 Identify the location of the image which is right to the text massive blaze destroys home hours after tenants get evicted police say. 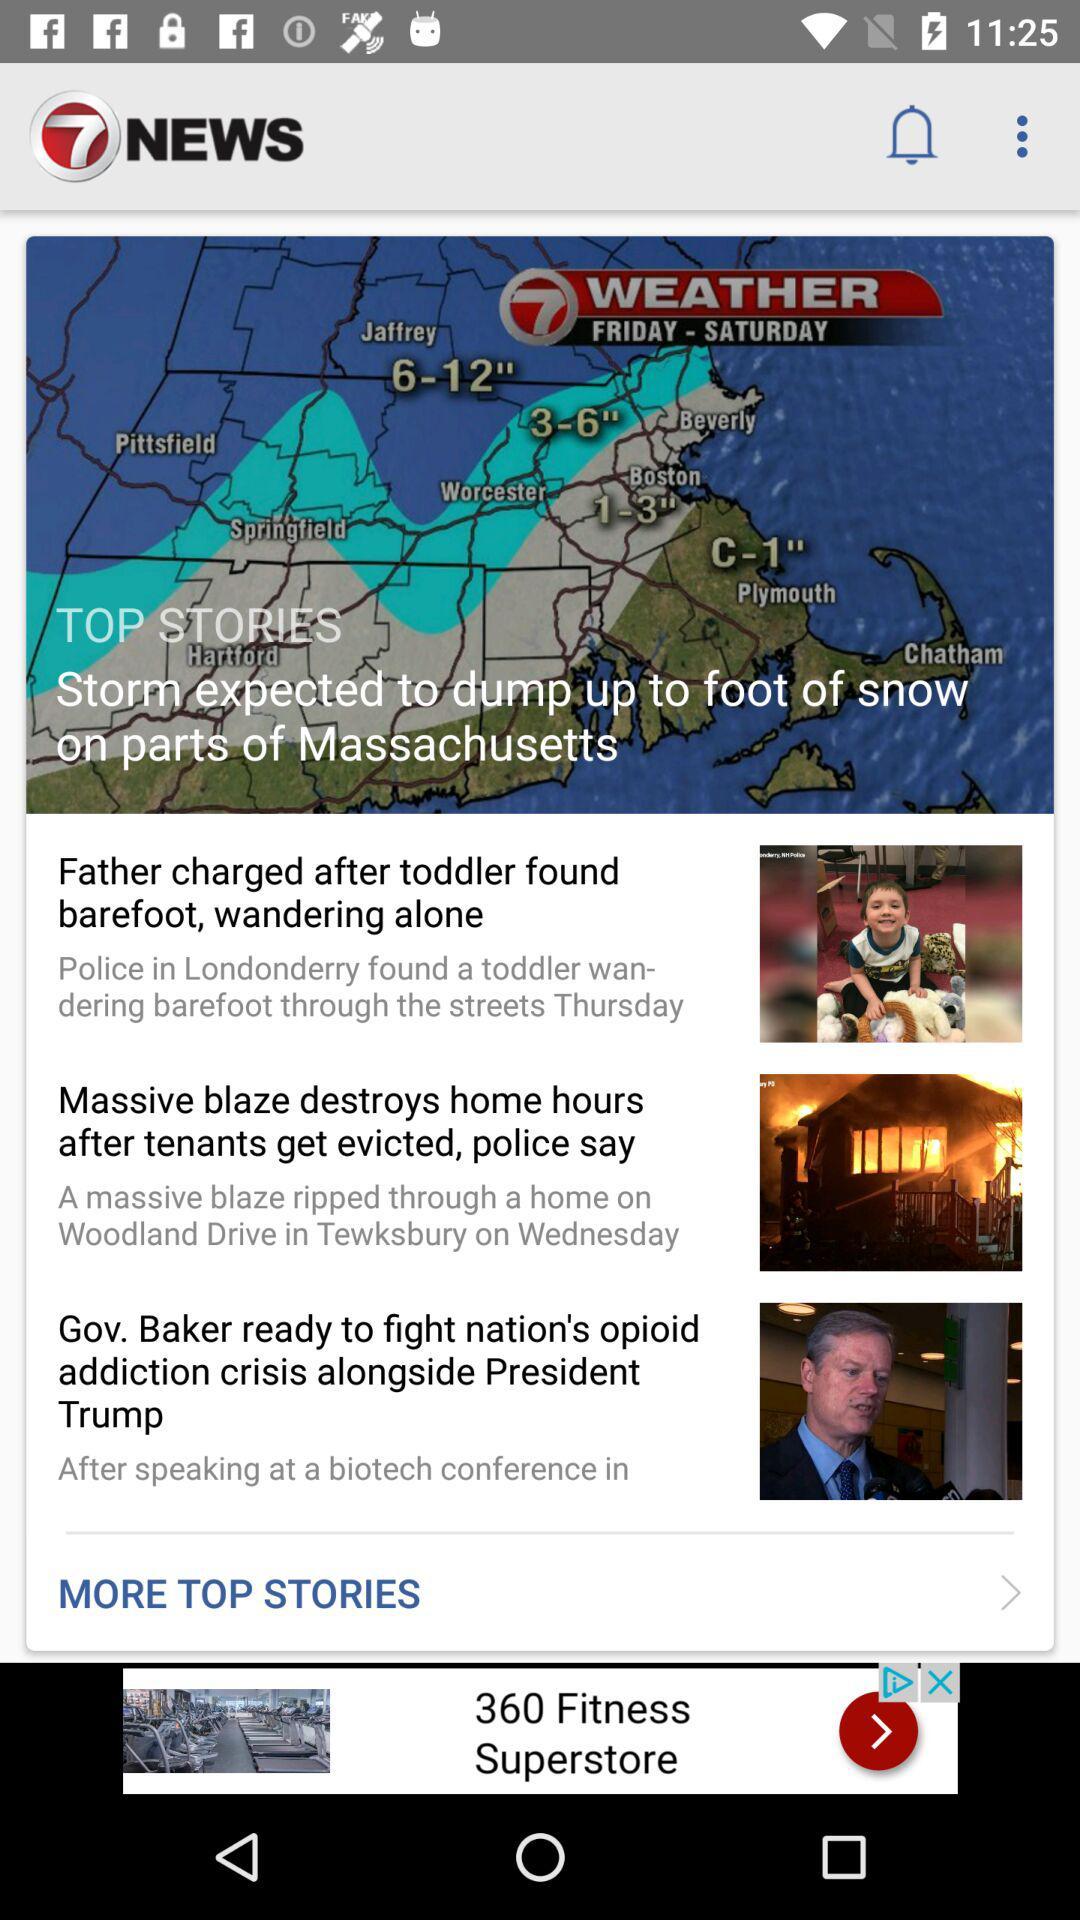
(890, 1172).